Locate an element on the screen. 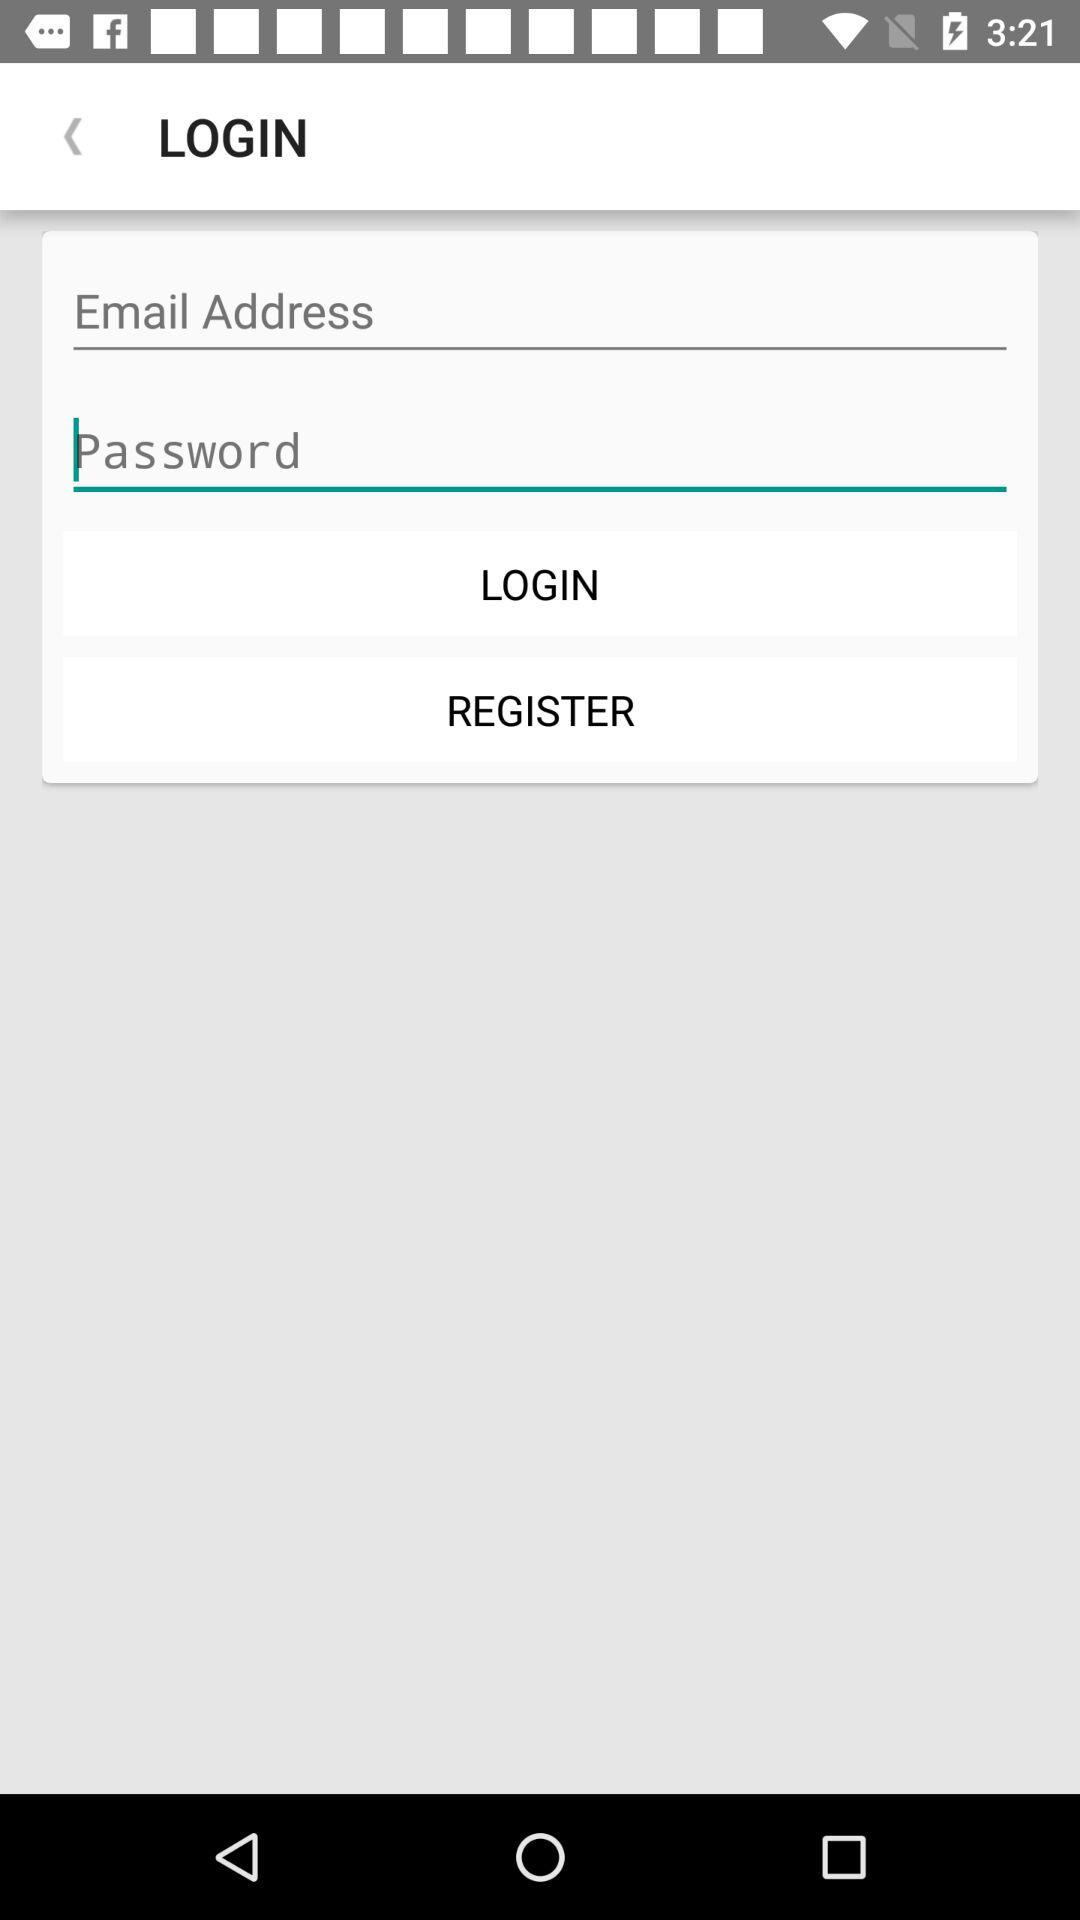 This screenshot has height=1920, width=1080. item above the login item is located at coordinates (540, 449).